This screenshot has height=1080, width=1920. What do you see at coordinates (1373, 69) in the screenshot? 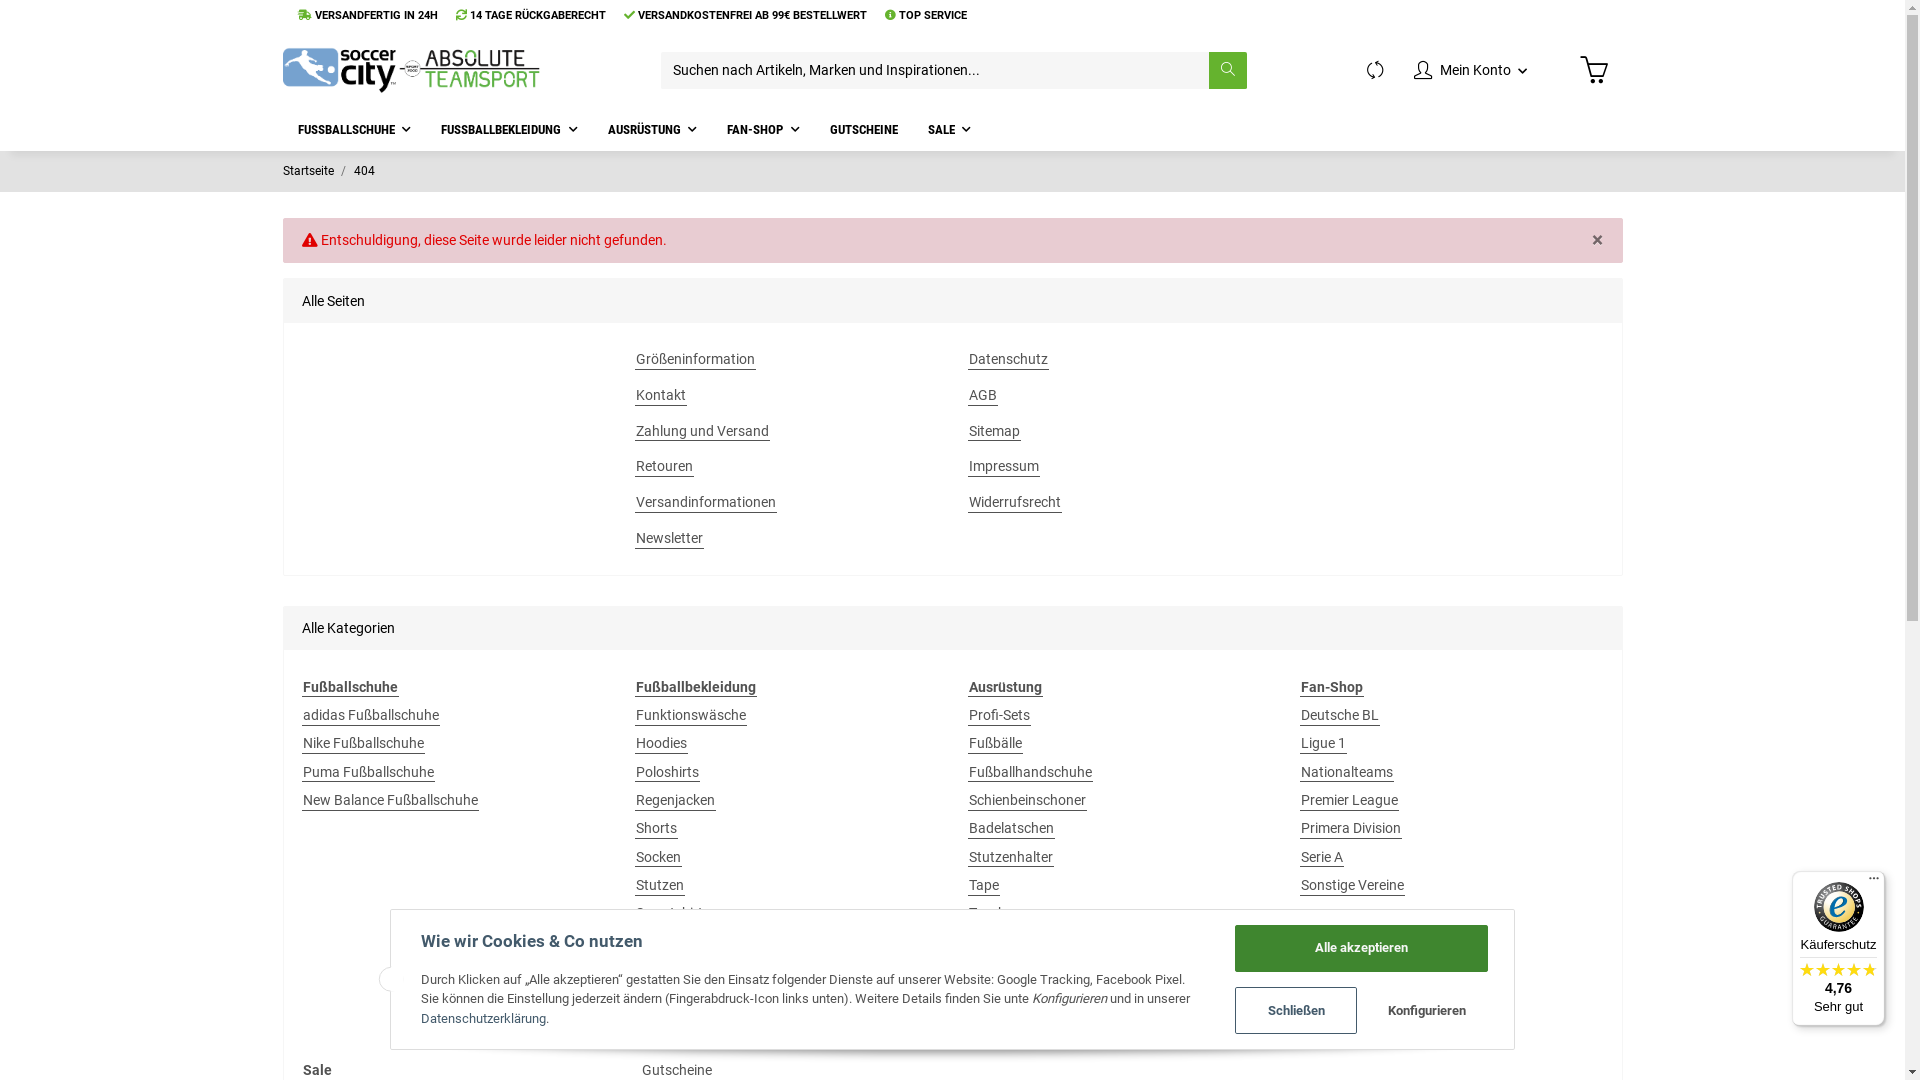
I see `'Vergleichsliste'` at bounding box center [1373, 69].